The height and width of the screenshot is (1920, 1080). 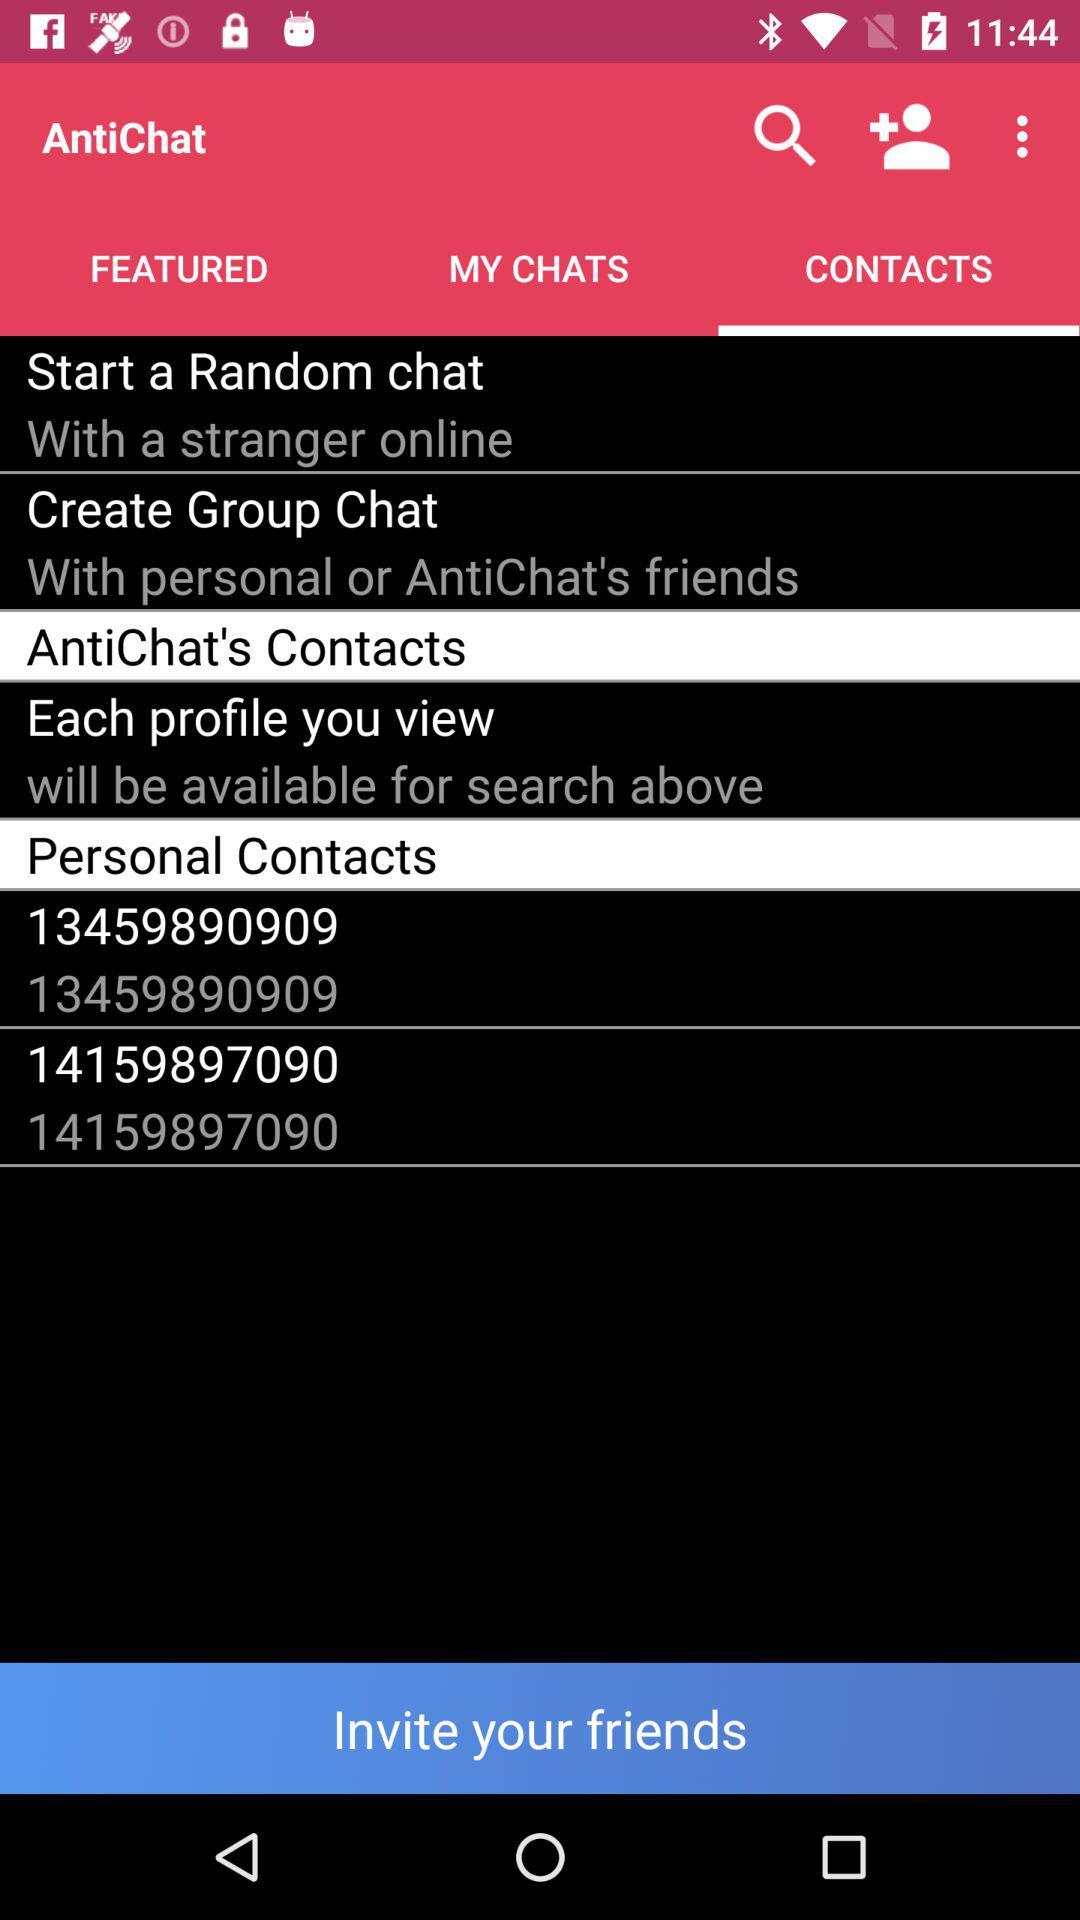 What do you see at coordinates (231, 507) in the screenshot?
I see `create group chat icon` at bounding box center [231, 507].